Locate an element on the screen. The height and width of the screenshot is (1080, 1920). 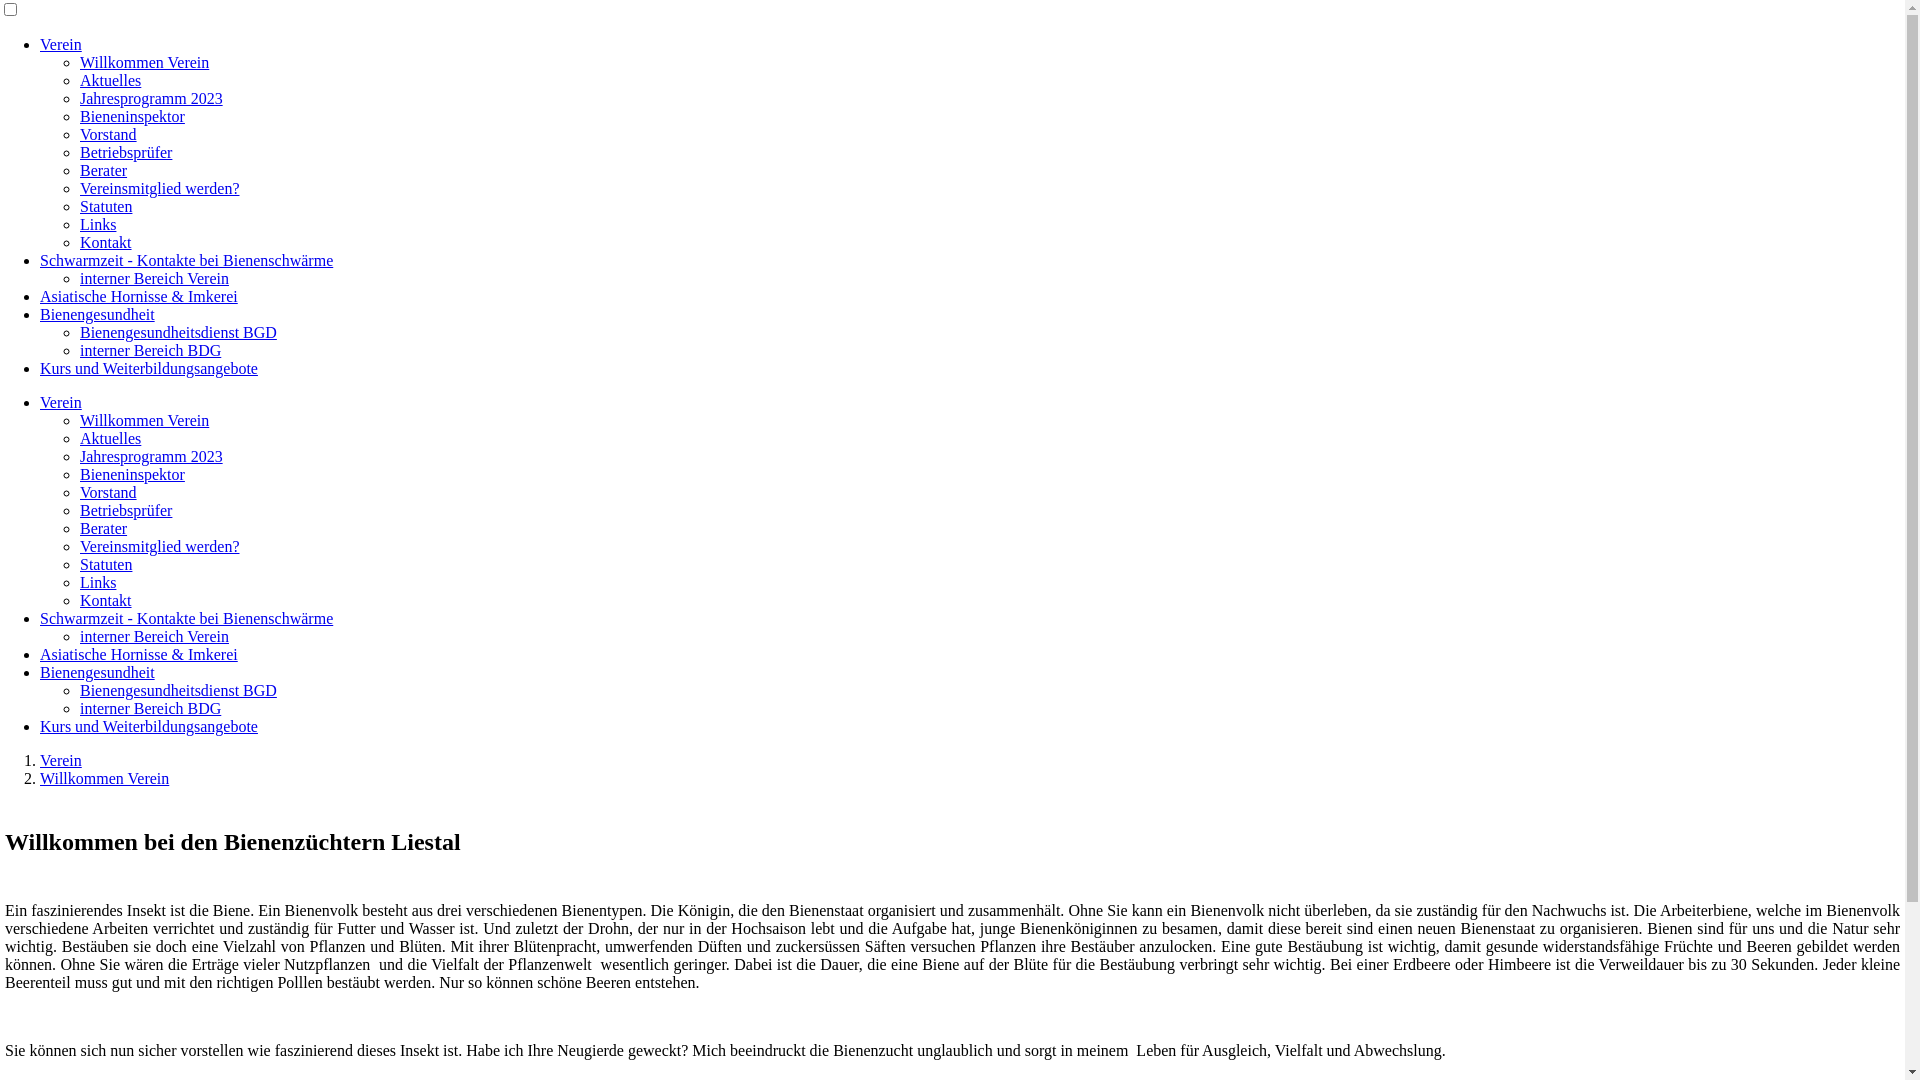
'Willkommen Verein' is located at coordinates (103, 777).